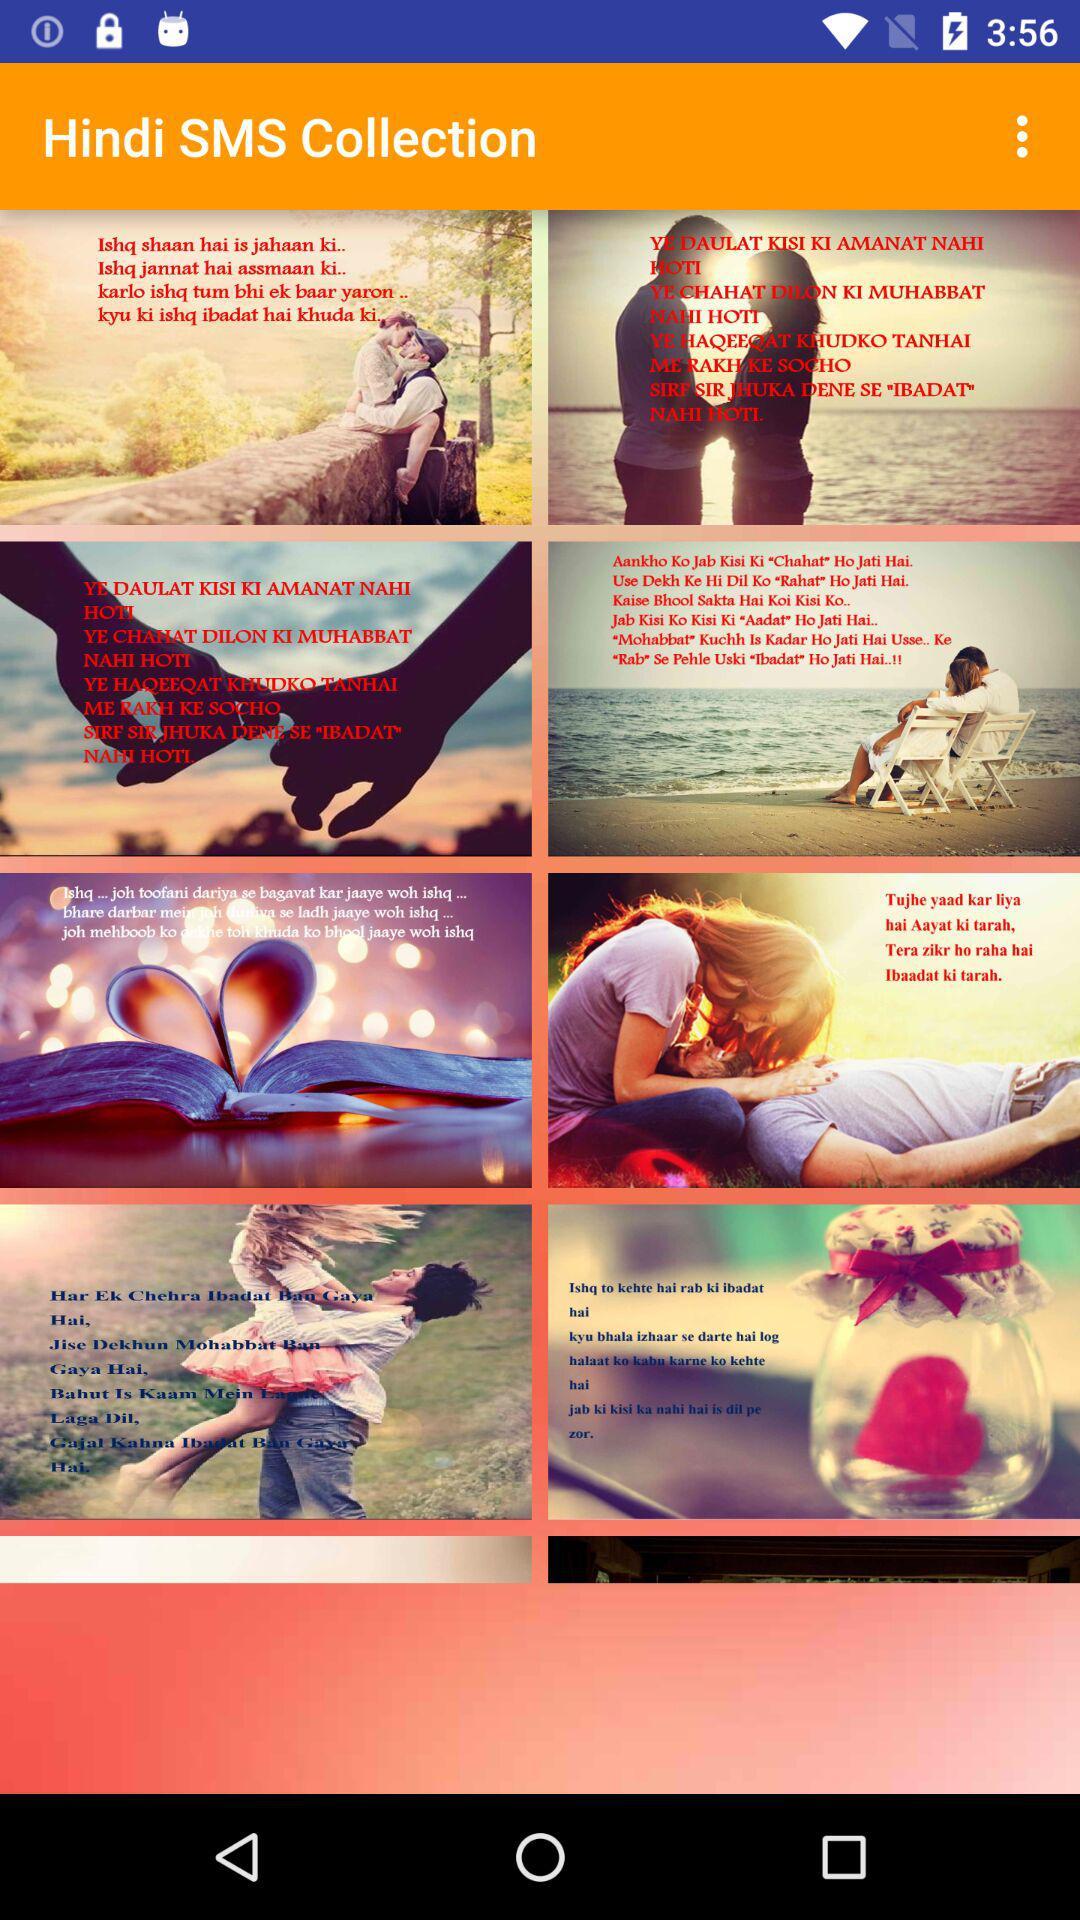  I want to click on the icon to the right of the hindi sms collection app, so click(1027, 135).